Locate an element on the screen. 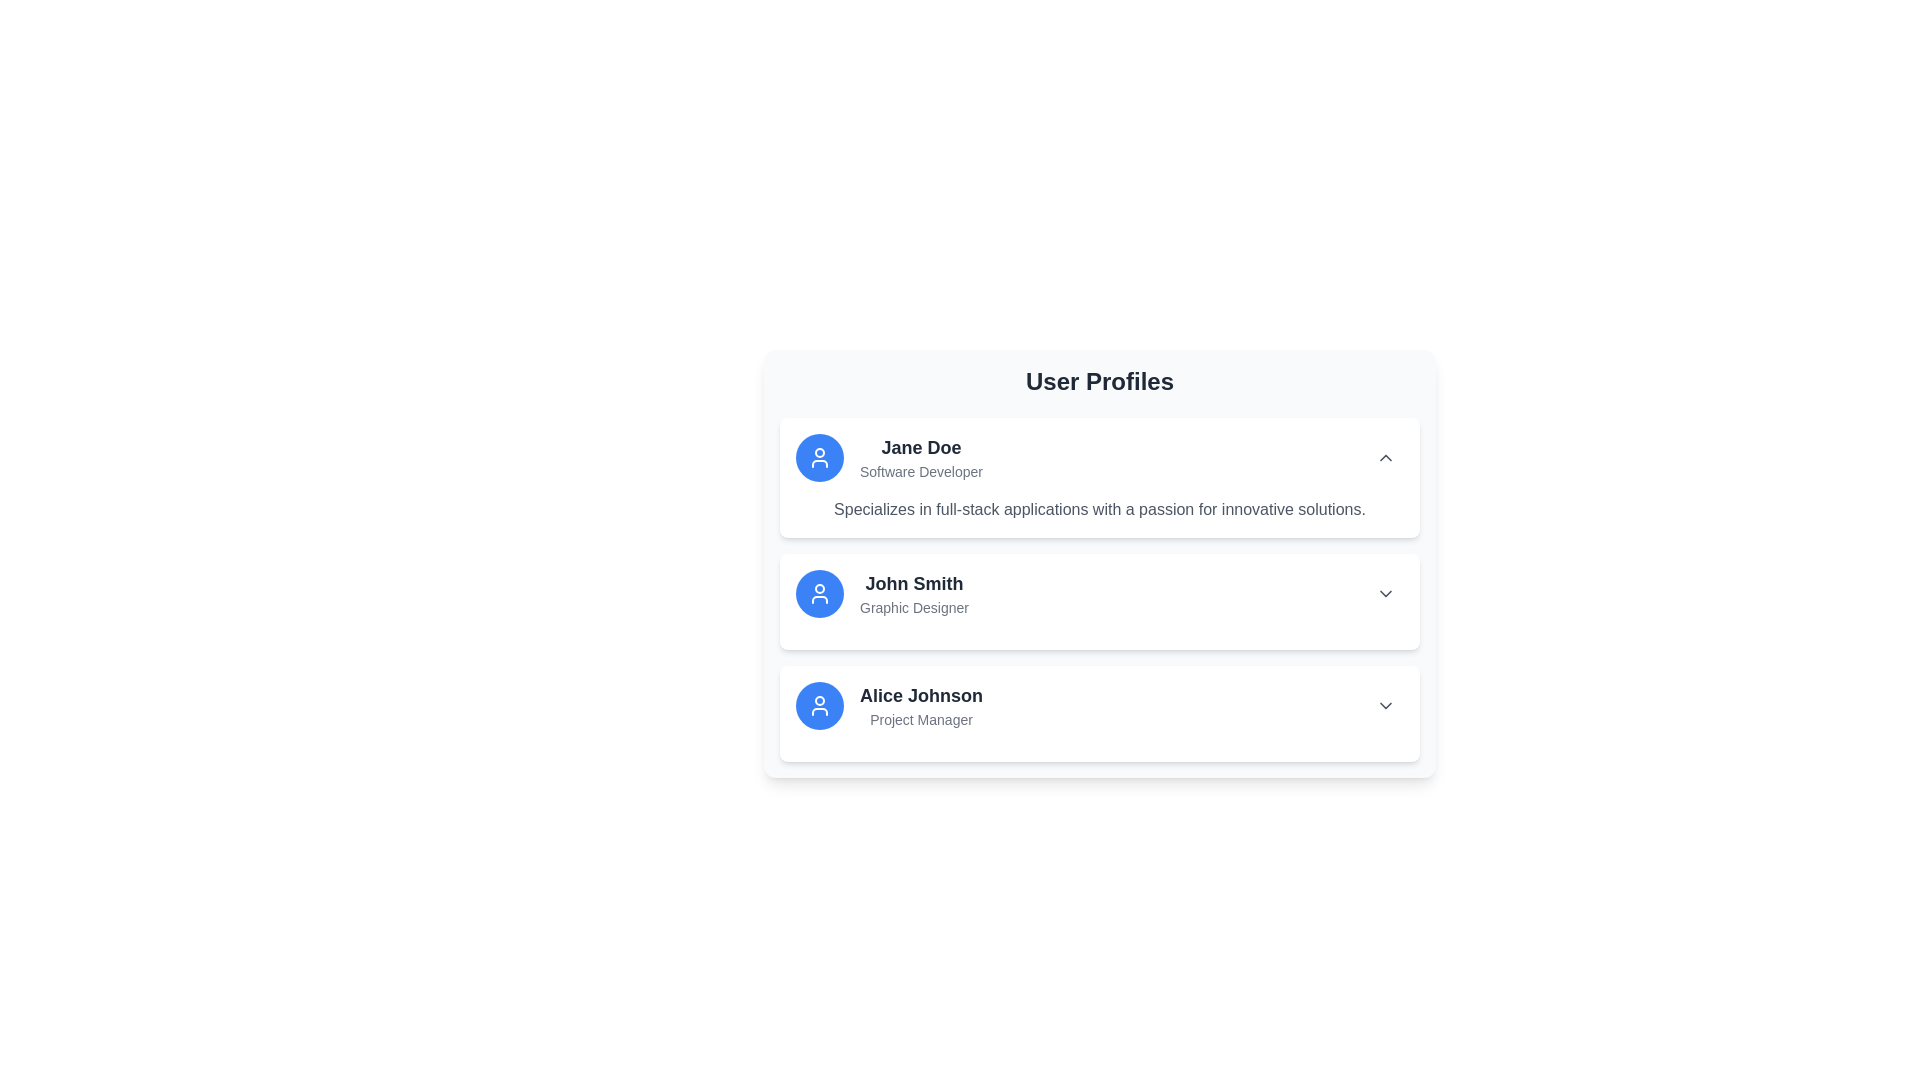 The width and height of the screenshot is (1920, 1080). the upward-facing chevron icon located to the far right of the row containing 'Jane Doe - Software Developer' is located at coordinates (1385, 458).